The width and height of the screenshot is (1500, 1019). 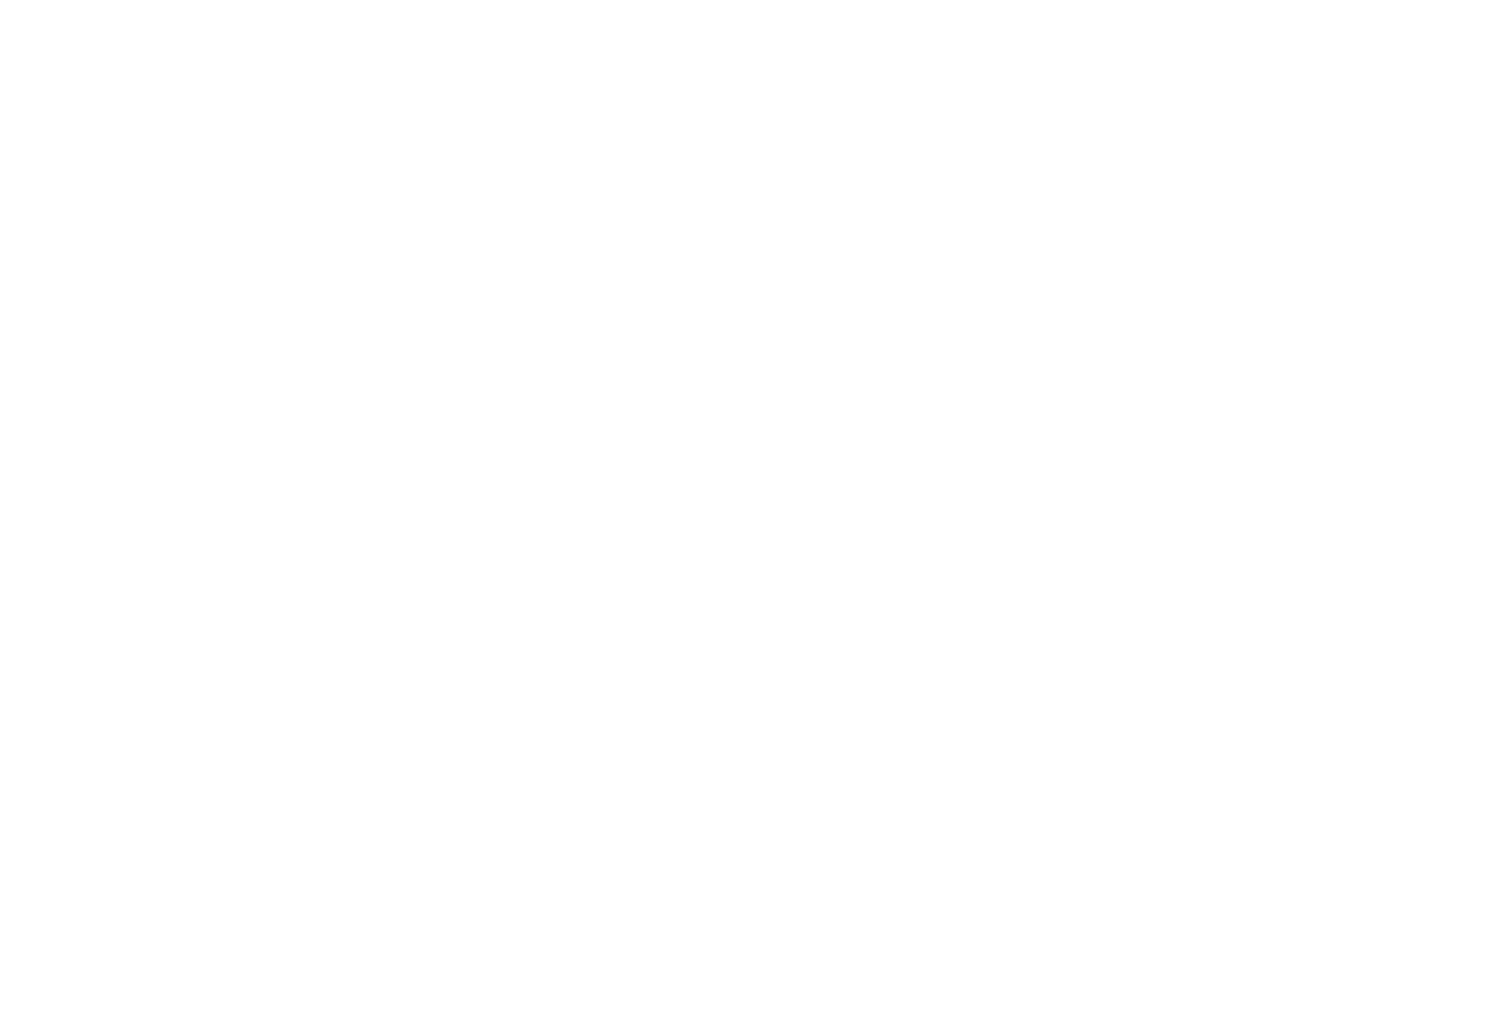 I want to click on '.', so click(x=661, y=96).